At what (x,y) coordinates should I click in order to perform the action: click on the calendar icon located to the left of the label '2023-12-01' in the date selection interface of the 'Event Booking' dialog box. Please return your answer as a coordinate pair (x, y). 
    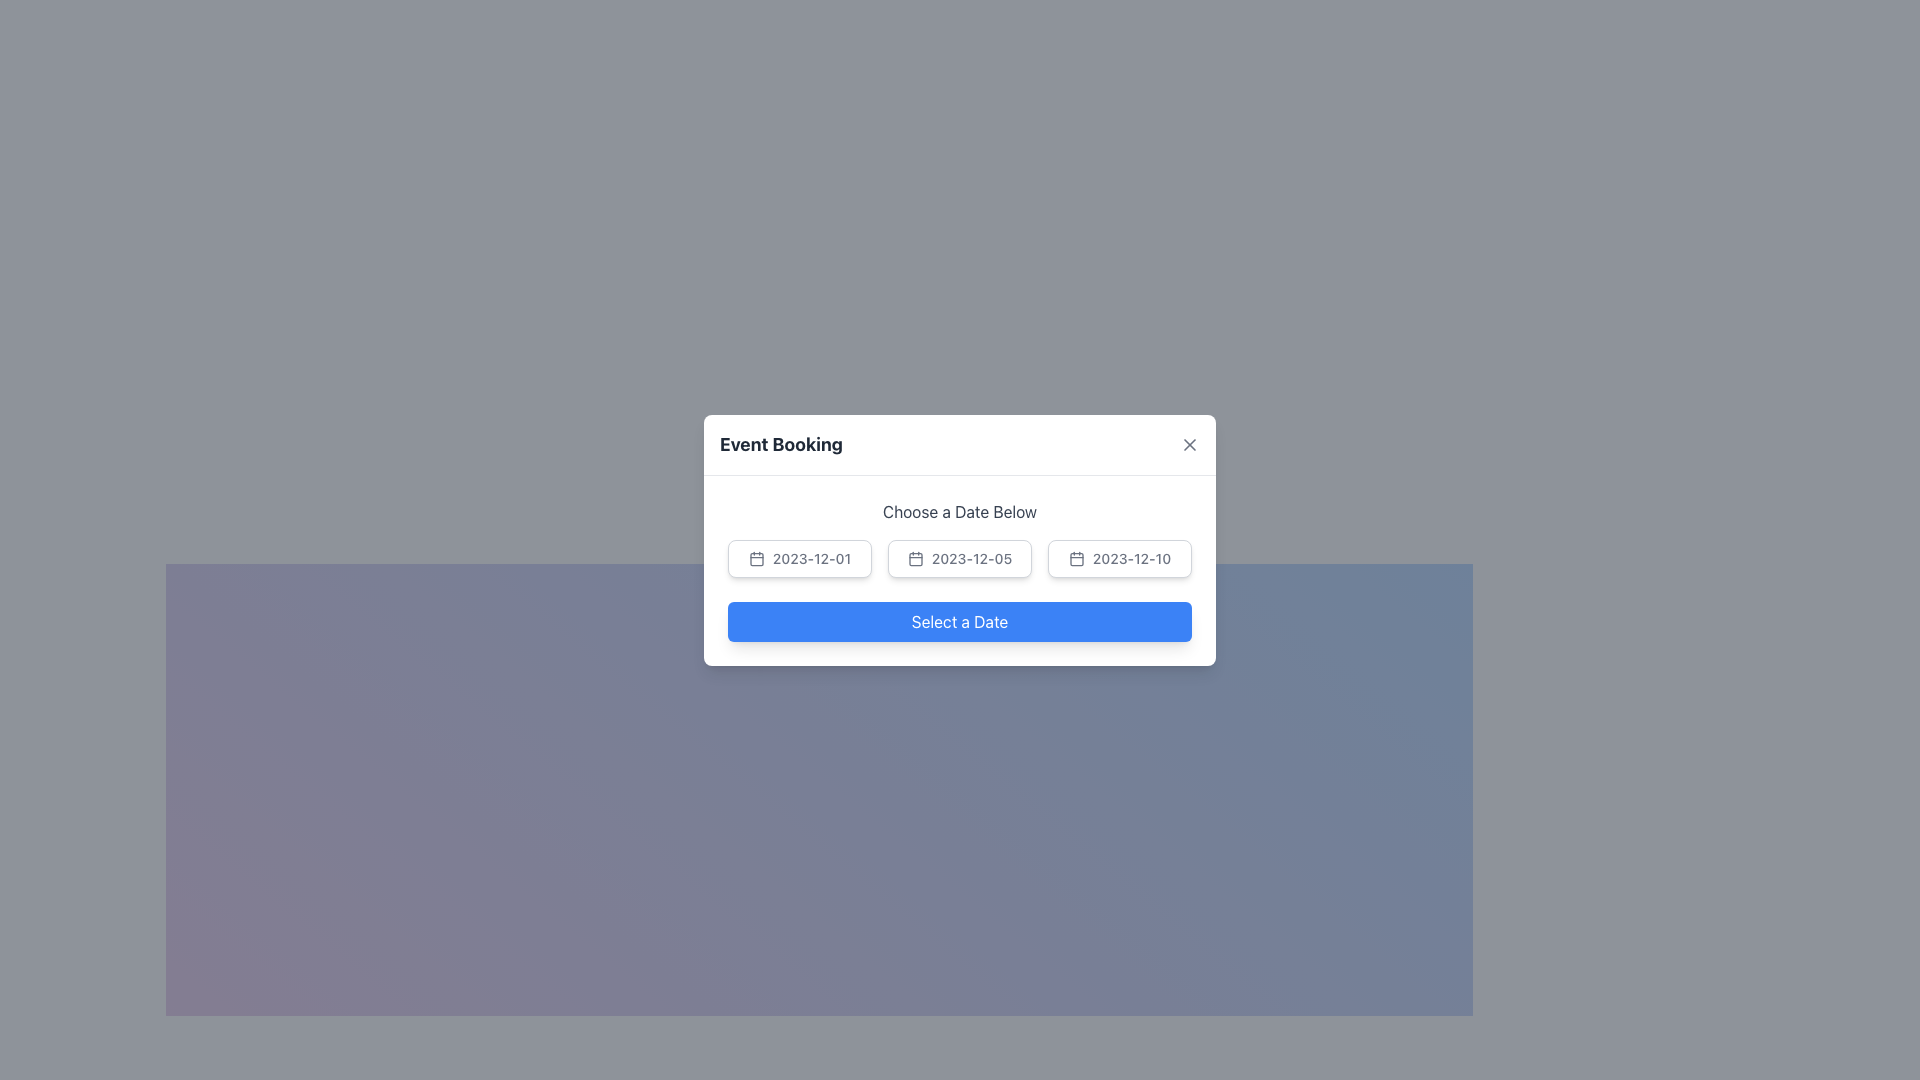
    Looking at the image, I should click on (755, 559).